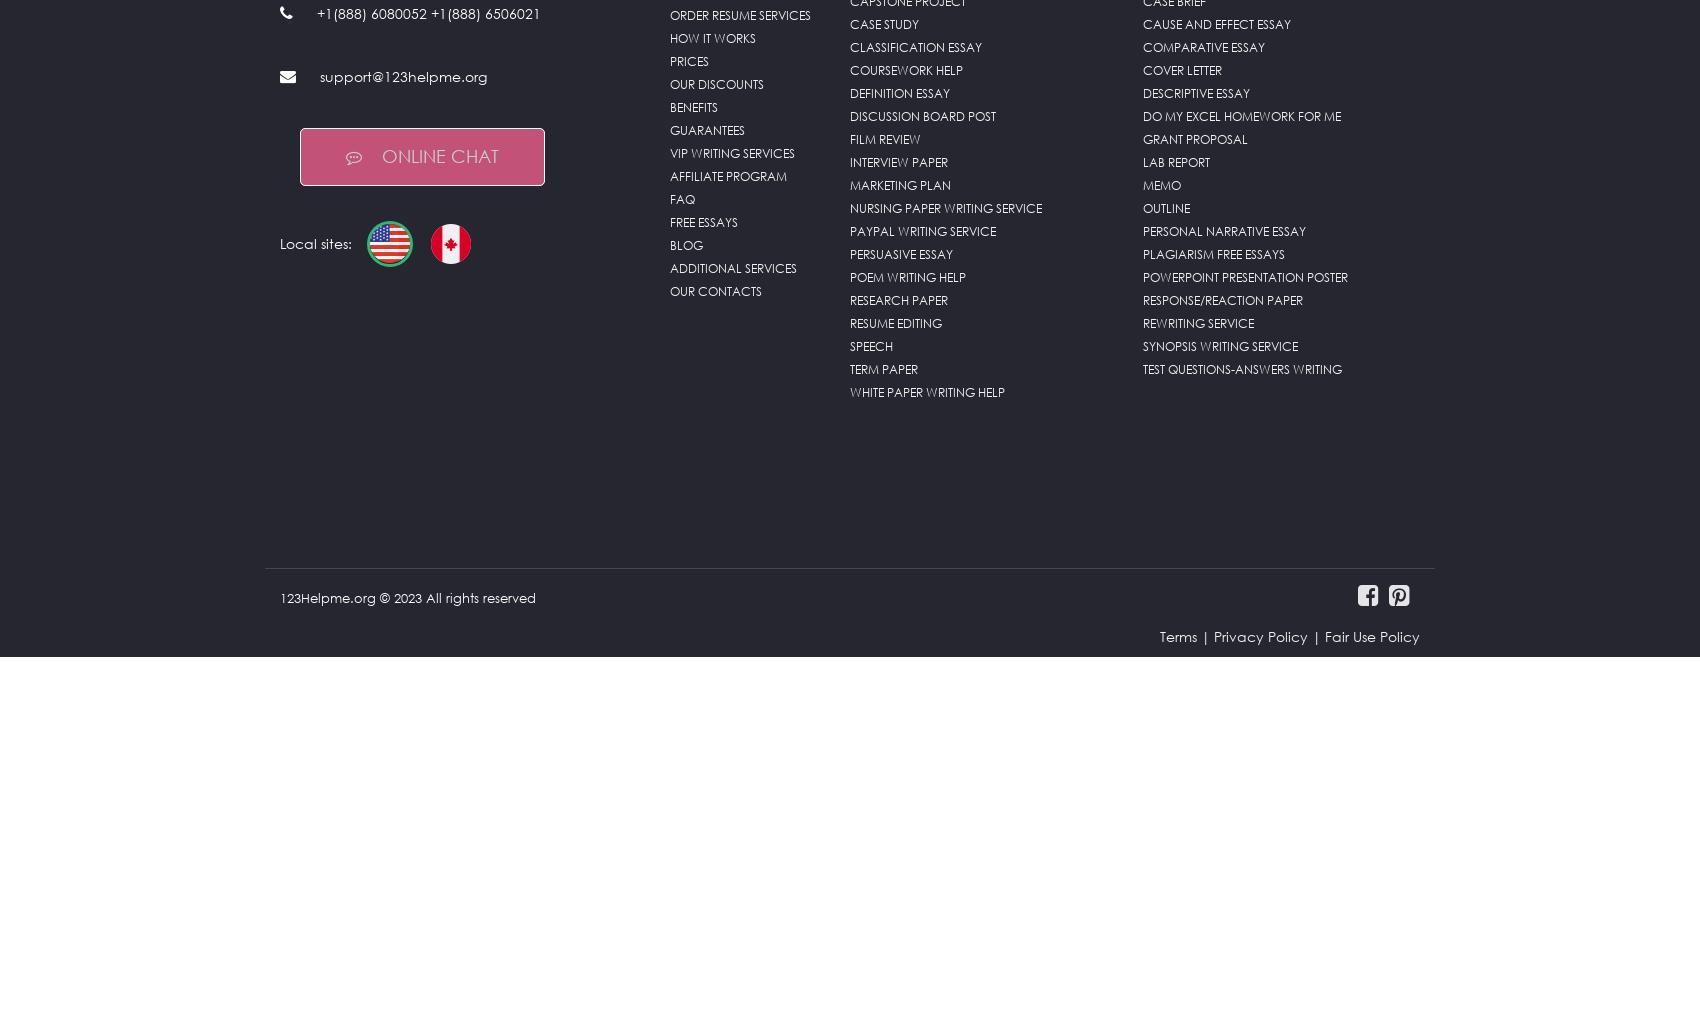 The width and height of the screenshot is (1700, 1014). Describe the element at coordinates (922, 230) in the screenshot. I see `'PayPal Writing Service'` at that location.